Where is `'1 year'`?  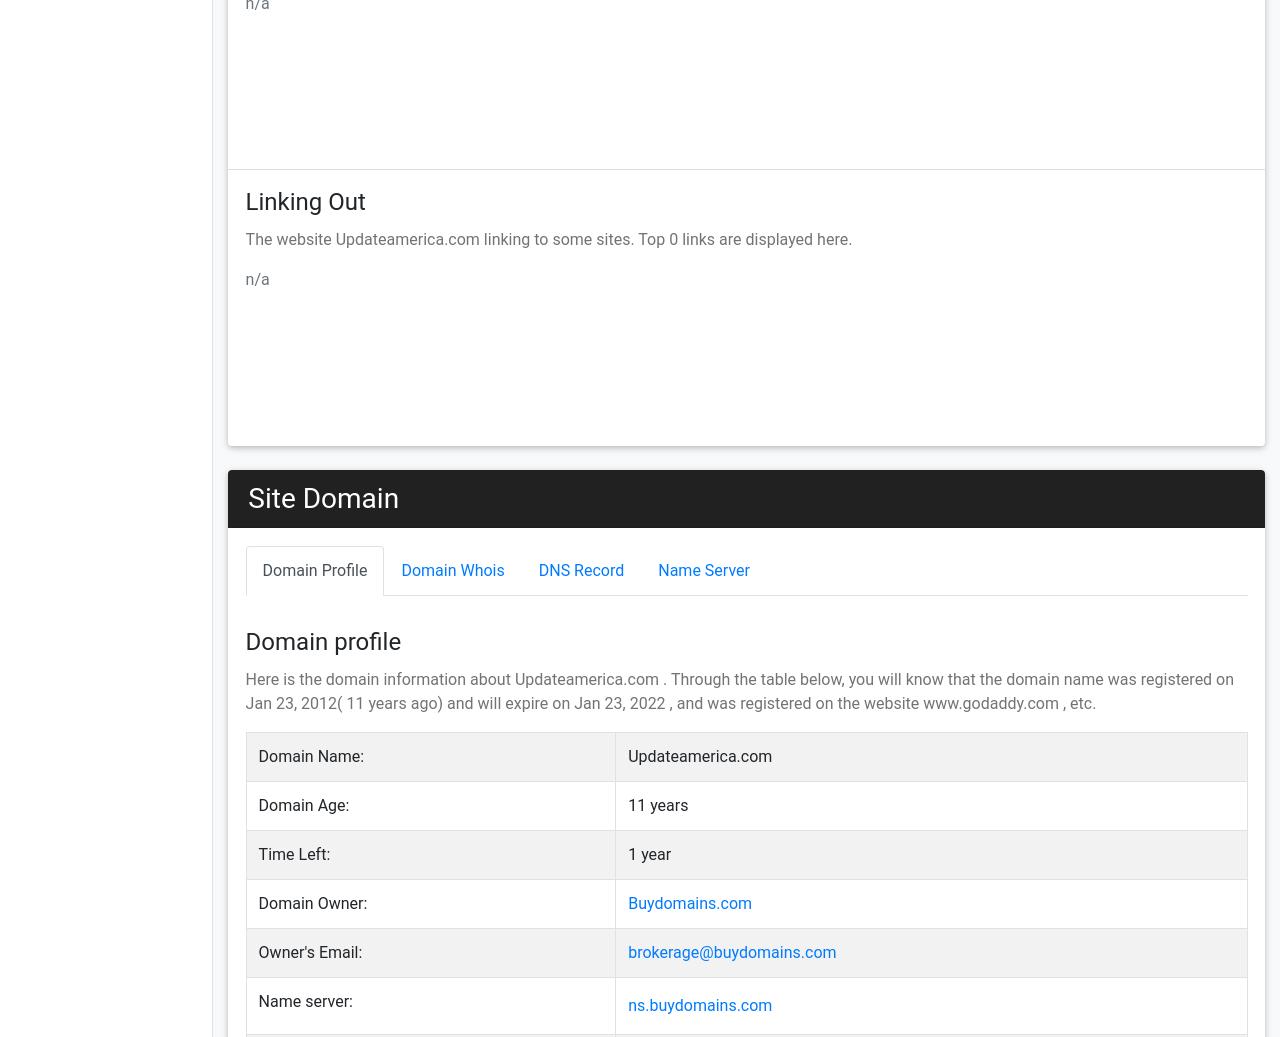
'1 year' is located at coordinates (649, 854).